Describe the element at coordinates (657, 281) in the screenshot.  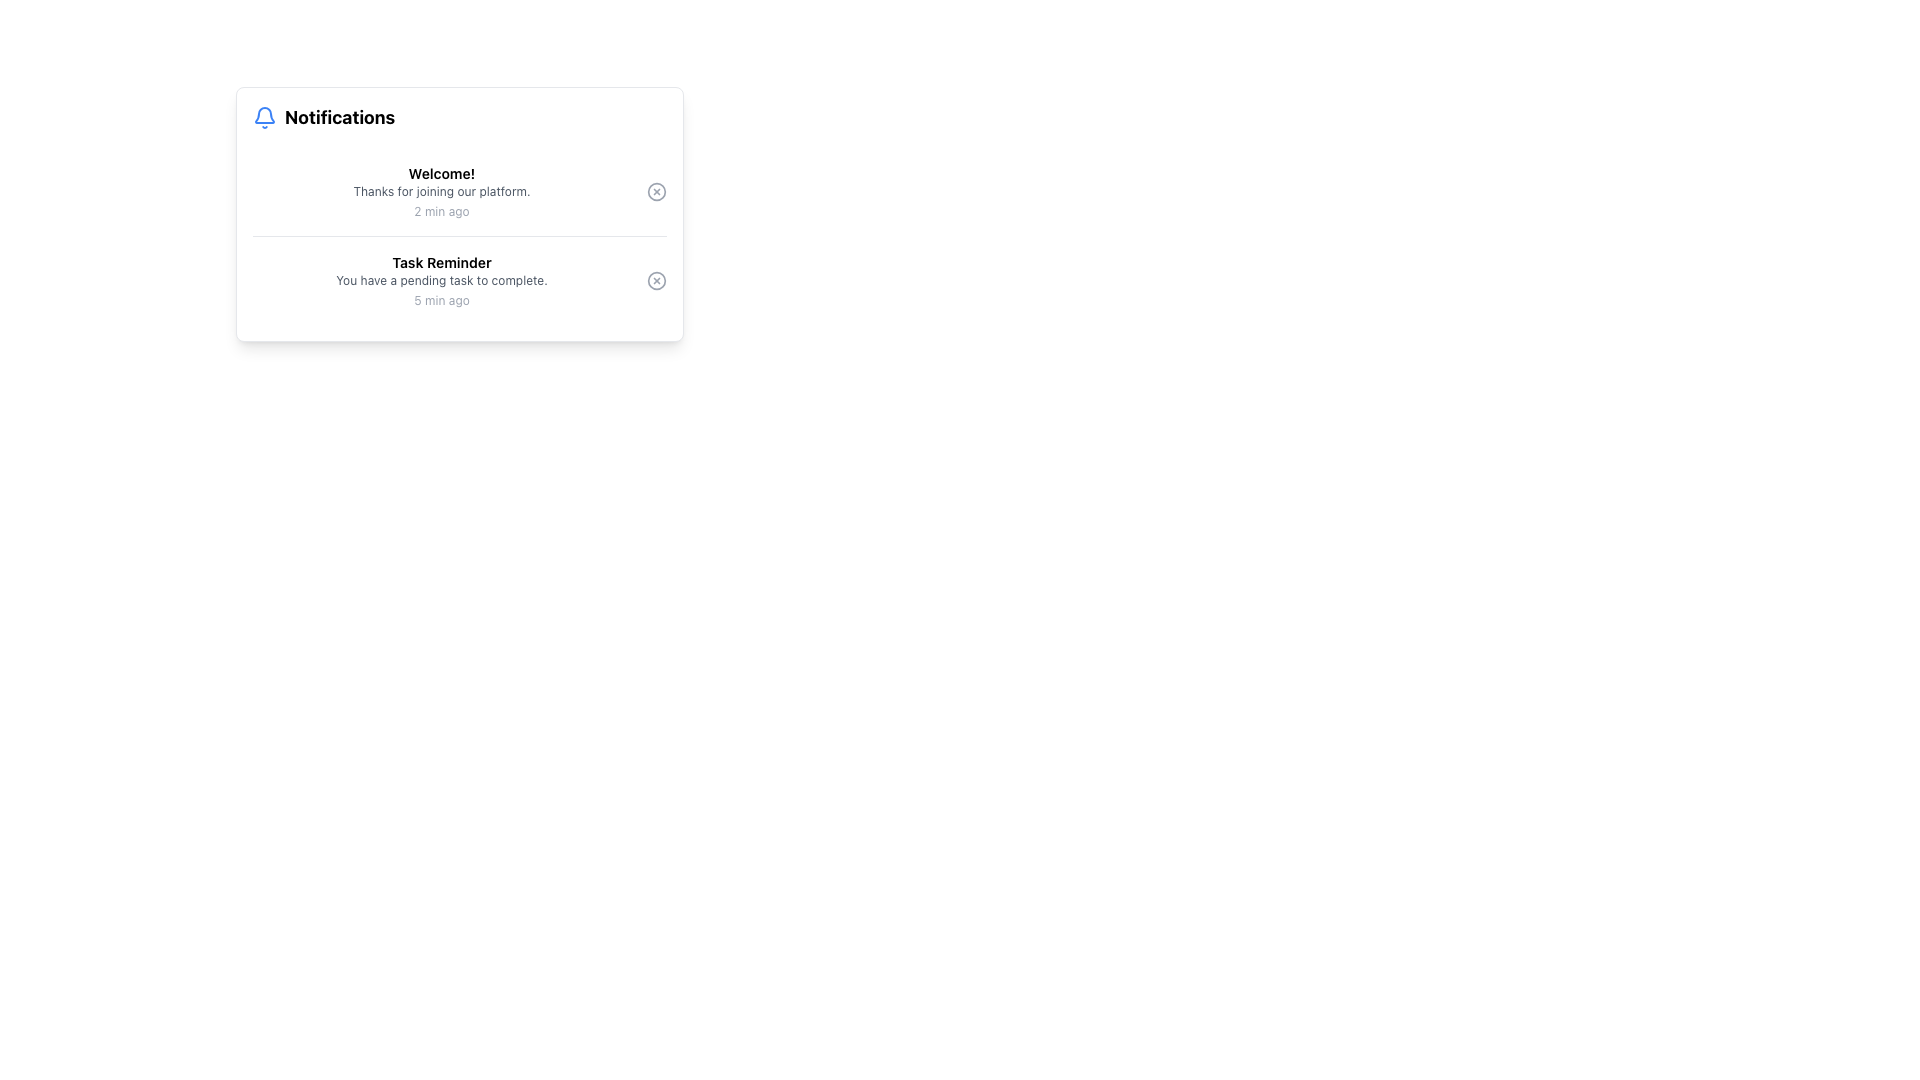
I see `the small circular 'X' button next to the 'Task Reminder' notification` at that location.